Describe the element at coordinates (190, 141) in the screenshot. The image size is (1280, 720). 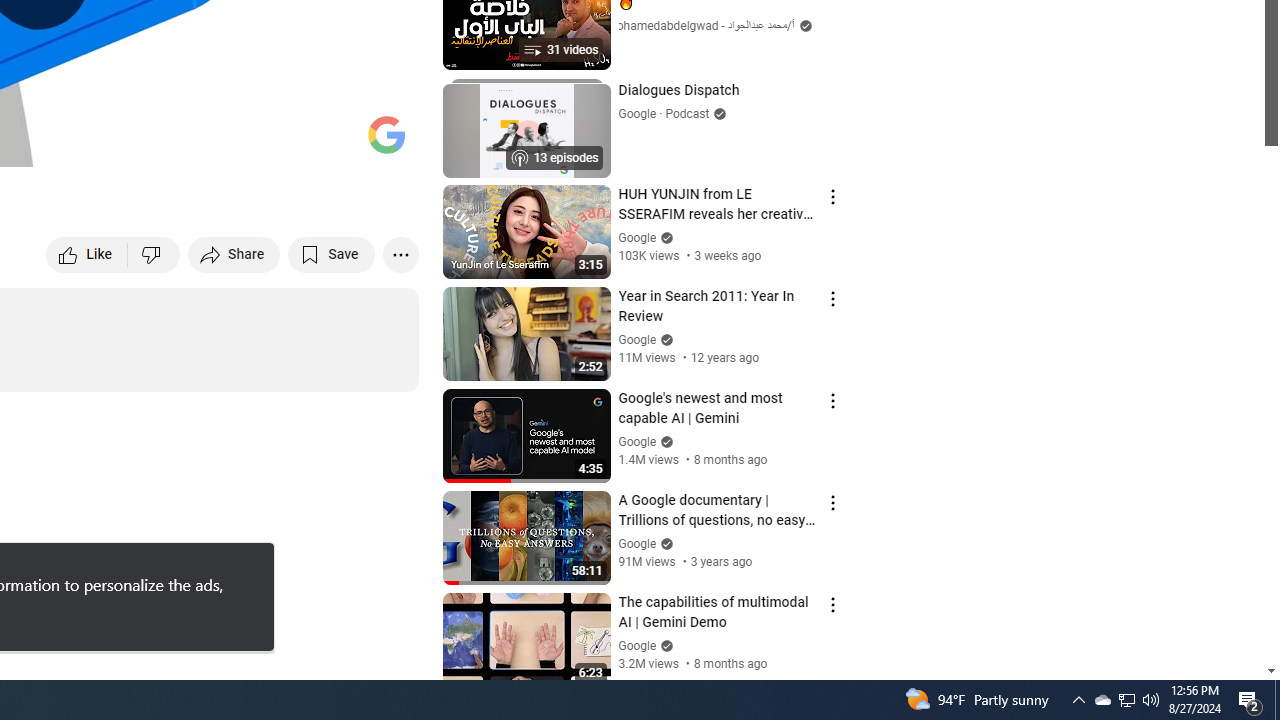
I see `'Subtitles/closed captions unavailable'` at that location.